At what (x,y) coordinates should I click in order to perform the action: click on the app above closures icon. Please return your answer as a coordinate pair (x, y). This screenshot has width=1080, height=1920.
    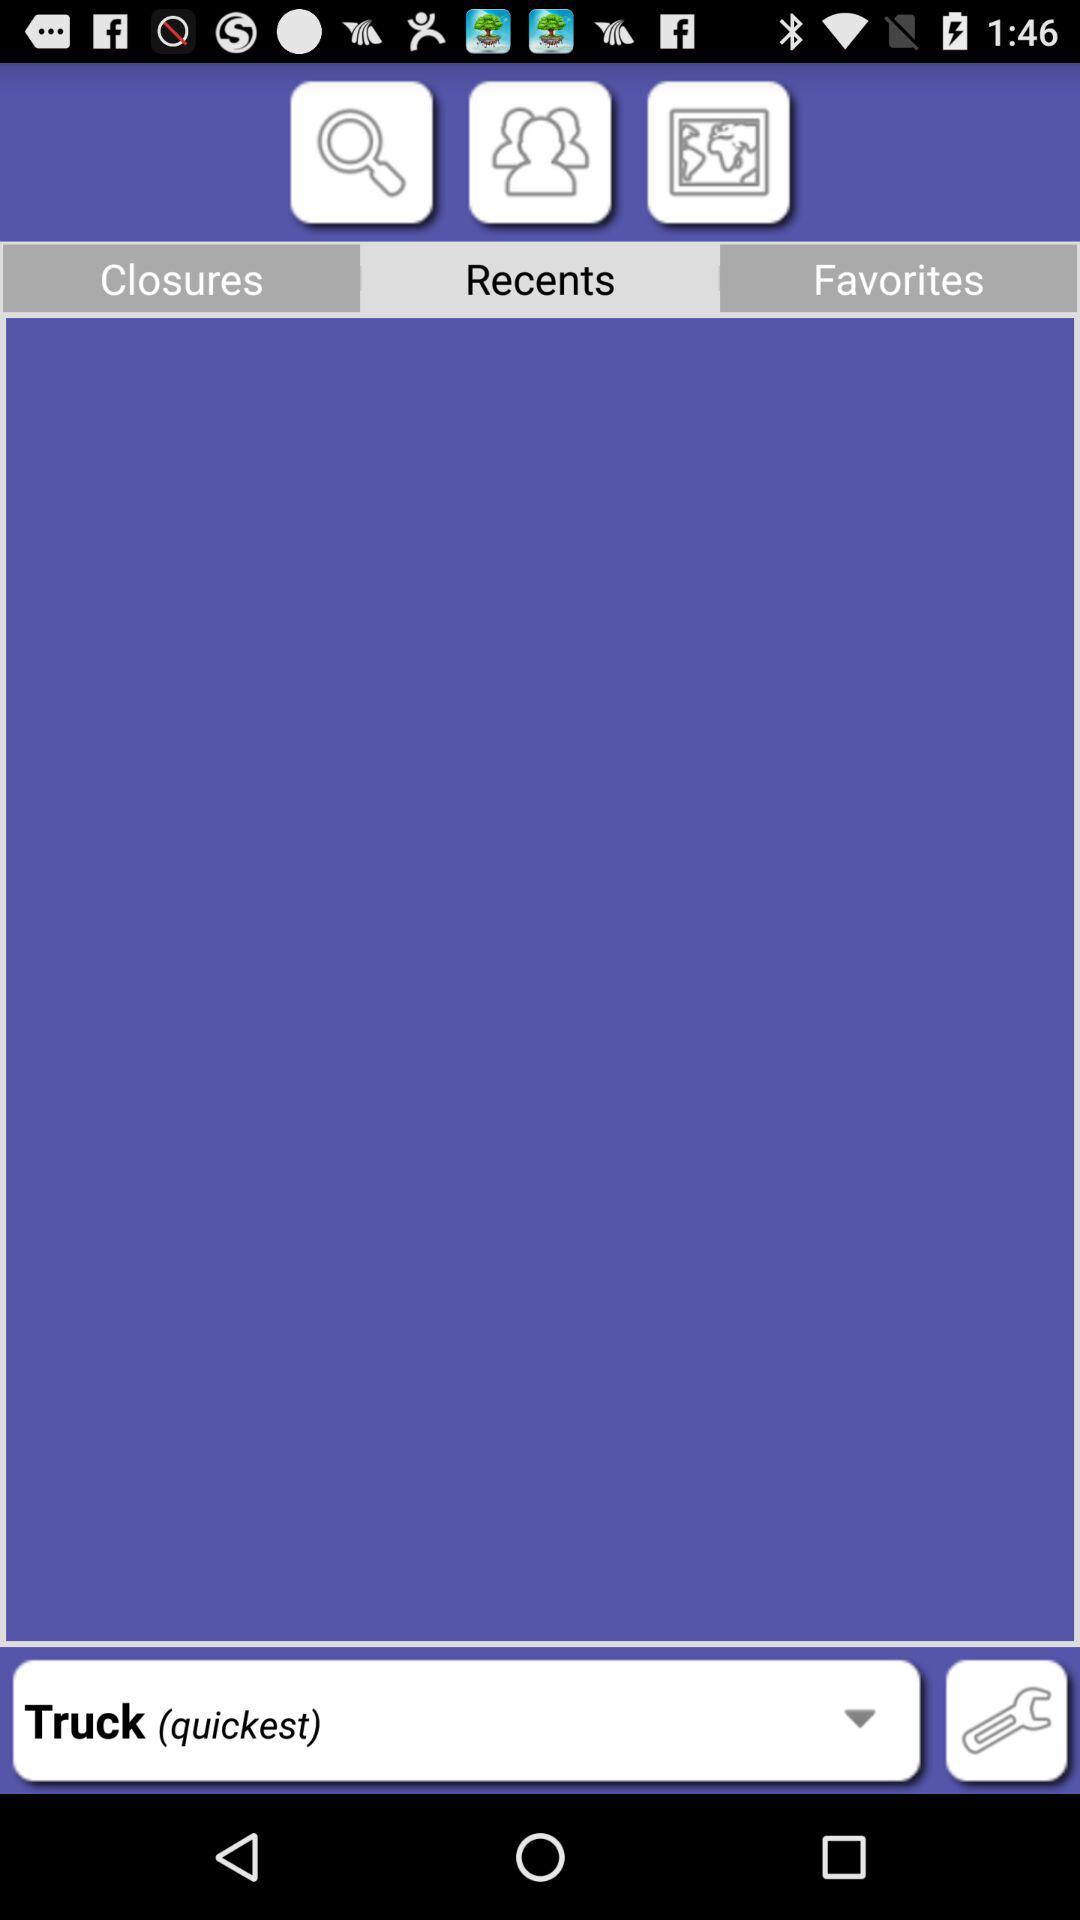
    Looking at the image, I should click on (361, 151).